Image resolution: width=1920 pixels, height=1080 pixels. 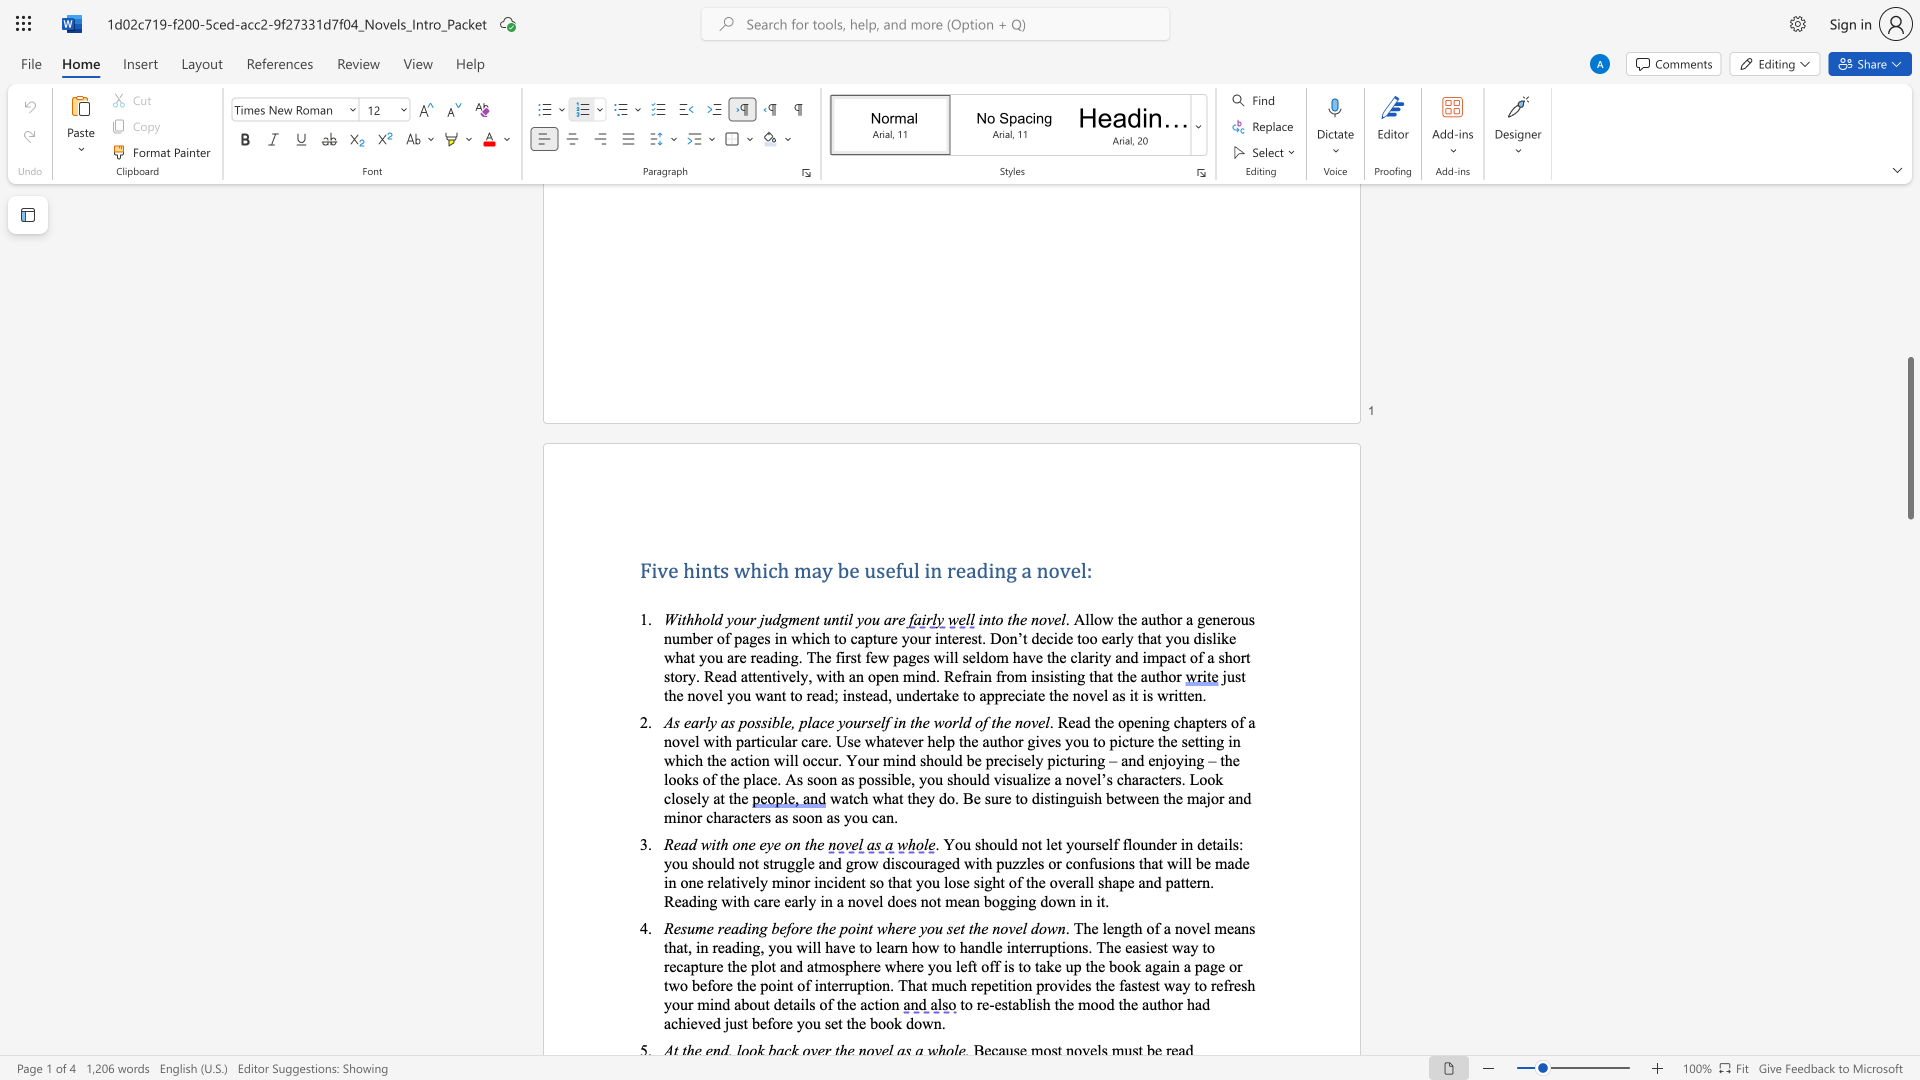 I want to click on the 2th character "u" in the text, so click(x=760, y=1004).